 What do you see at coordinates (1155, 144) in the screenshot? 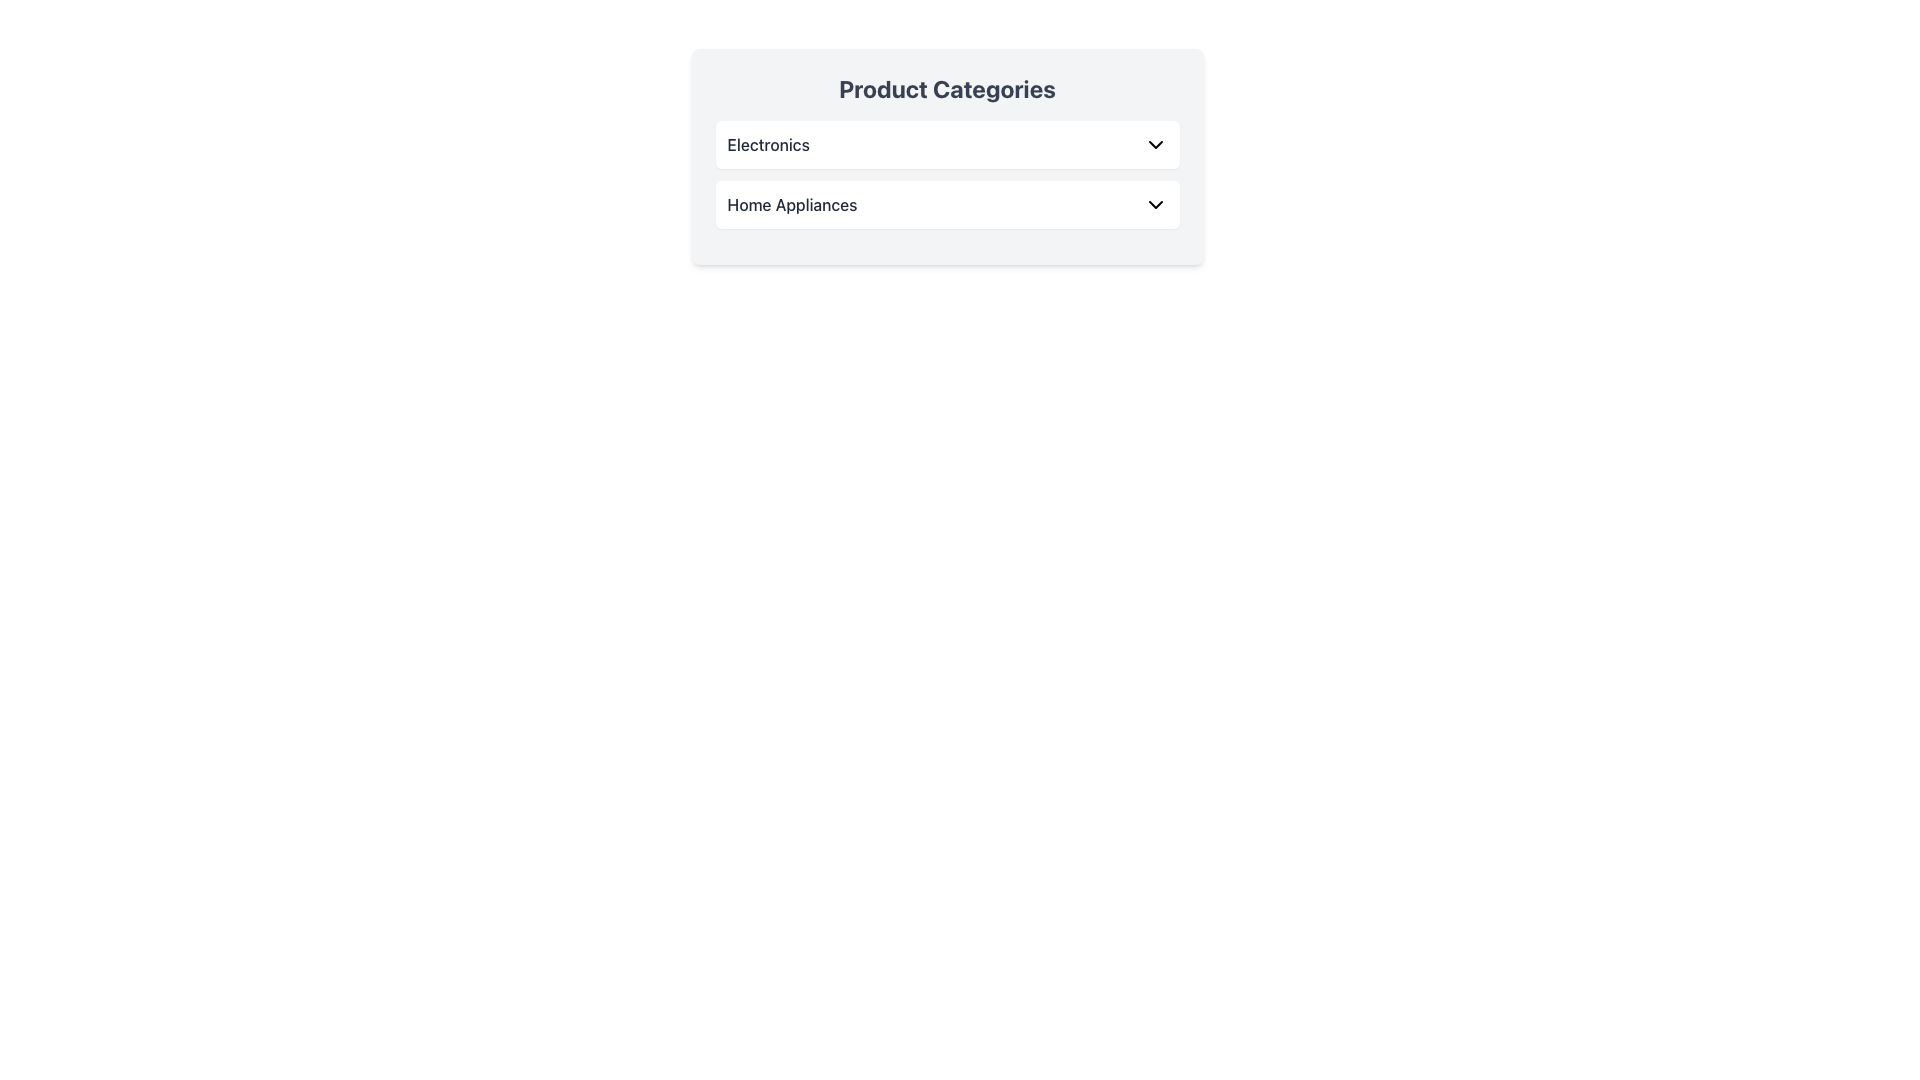
I see `the downward-pointing chevron icon next to the 'Electronics' label` at bounding box center [1155, 144].